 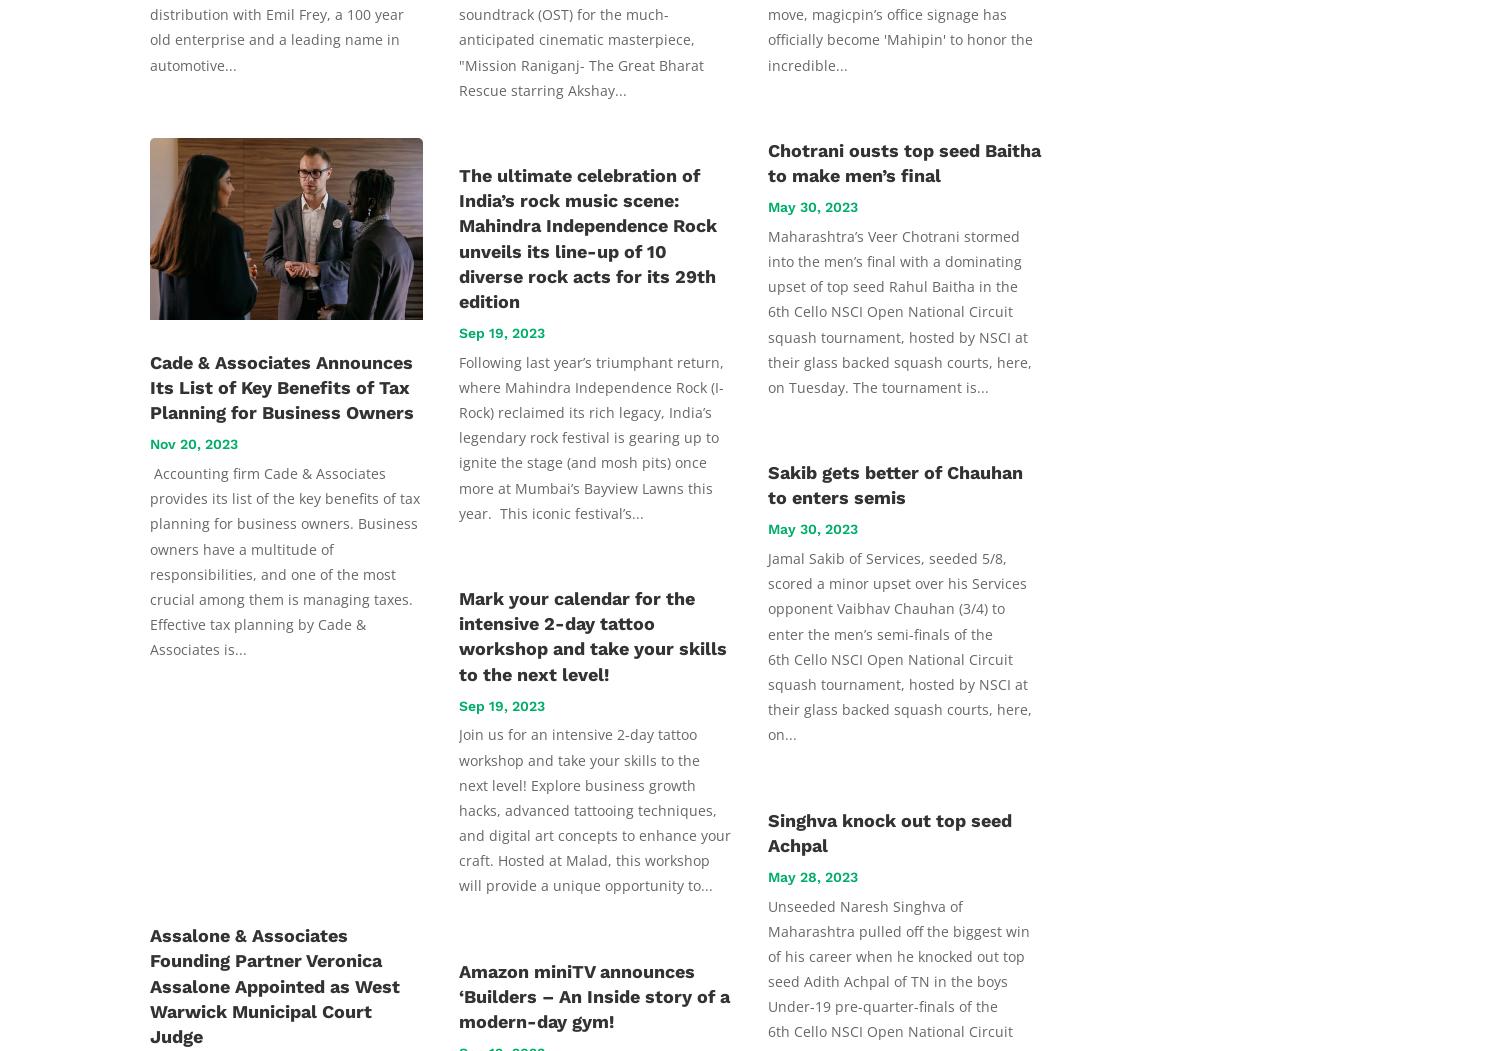 What do you see at coordinates (895, 484) in the screenshot?
I see `'Sakib gets better of Chauhan to enters semis'` at bounding box center [895, 484].